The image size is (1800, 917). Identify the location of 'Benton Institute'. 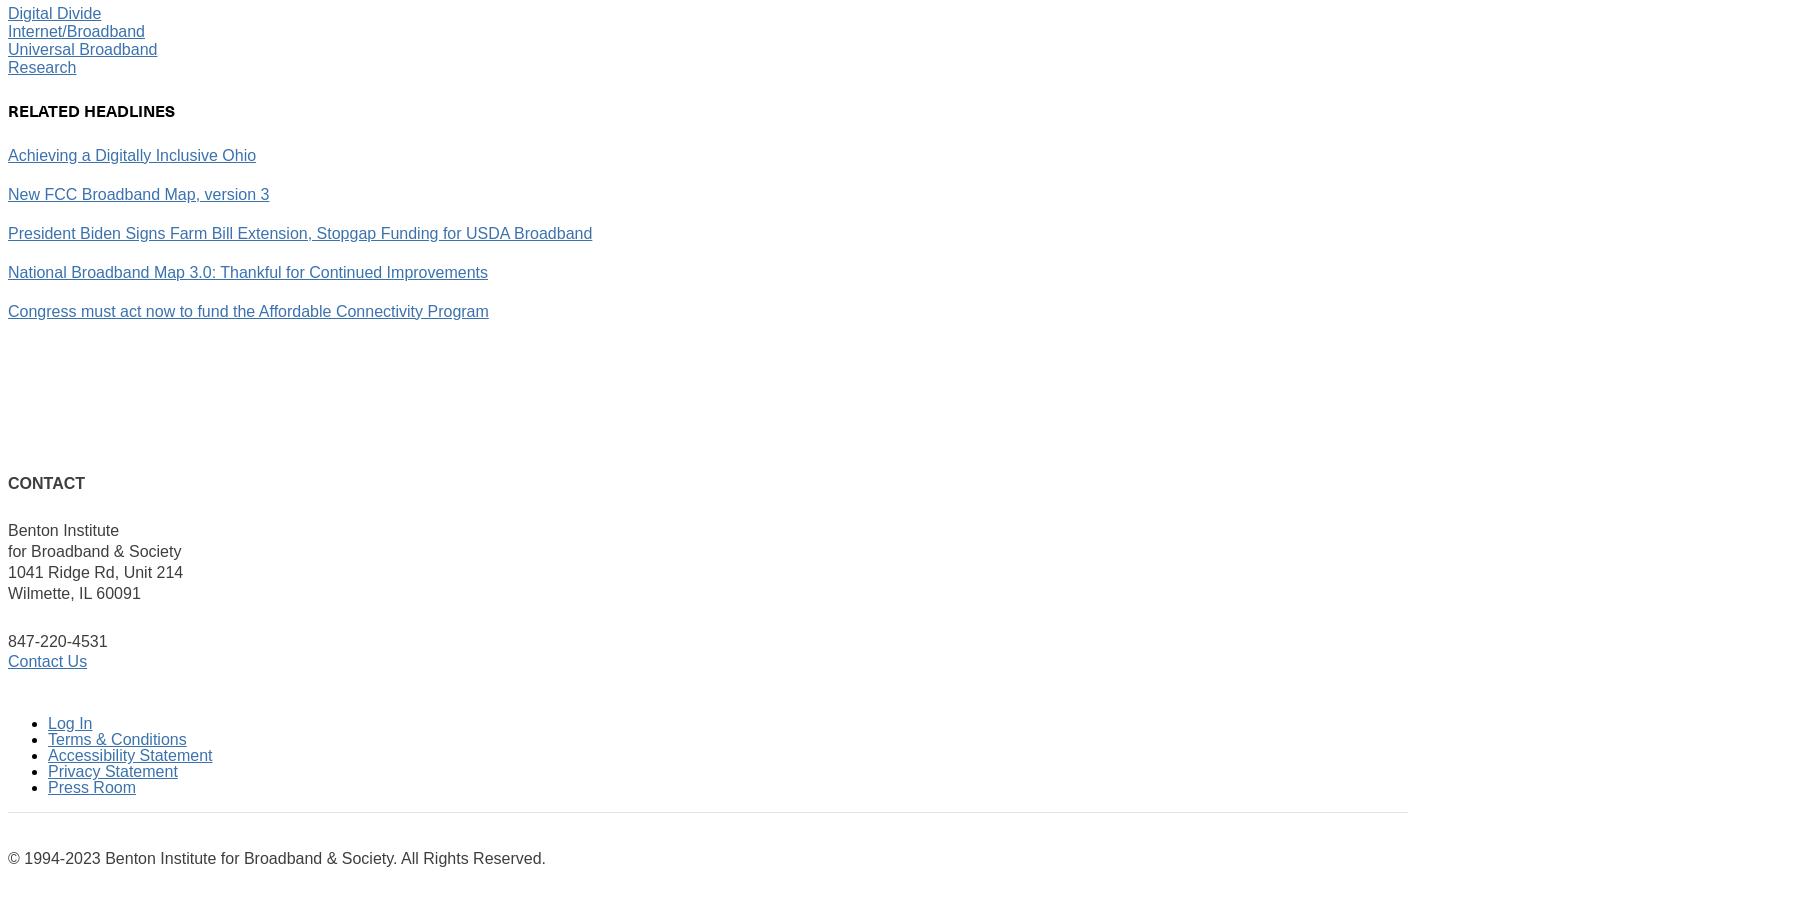
(62, 530).